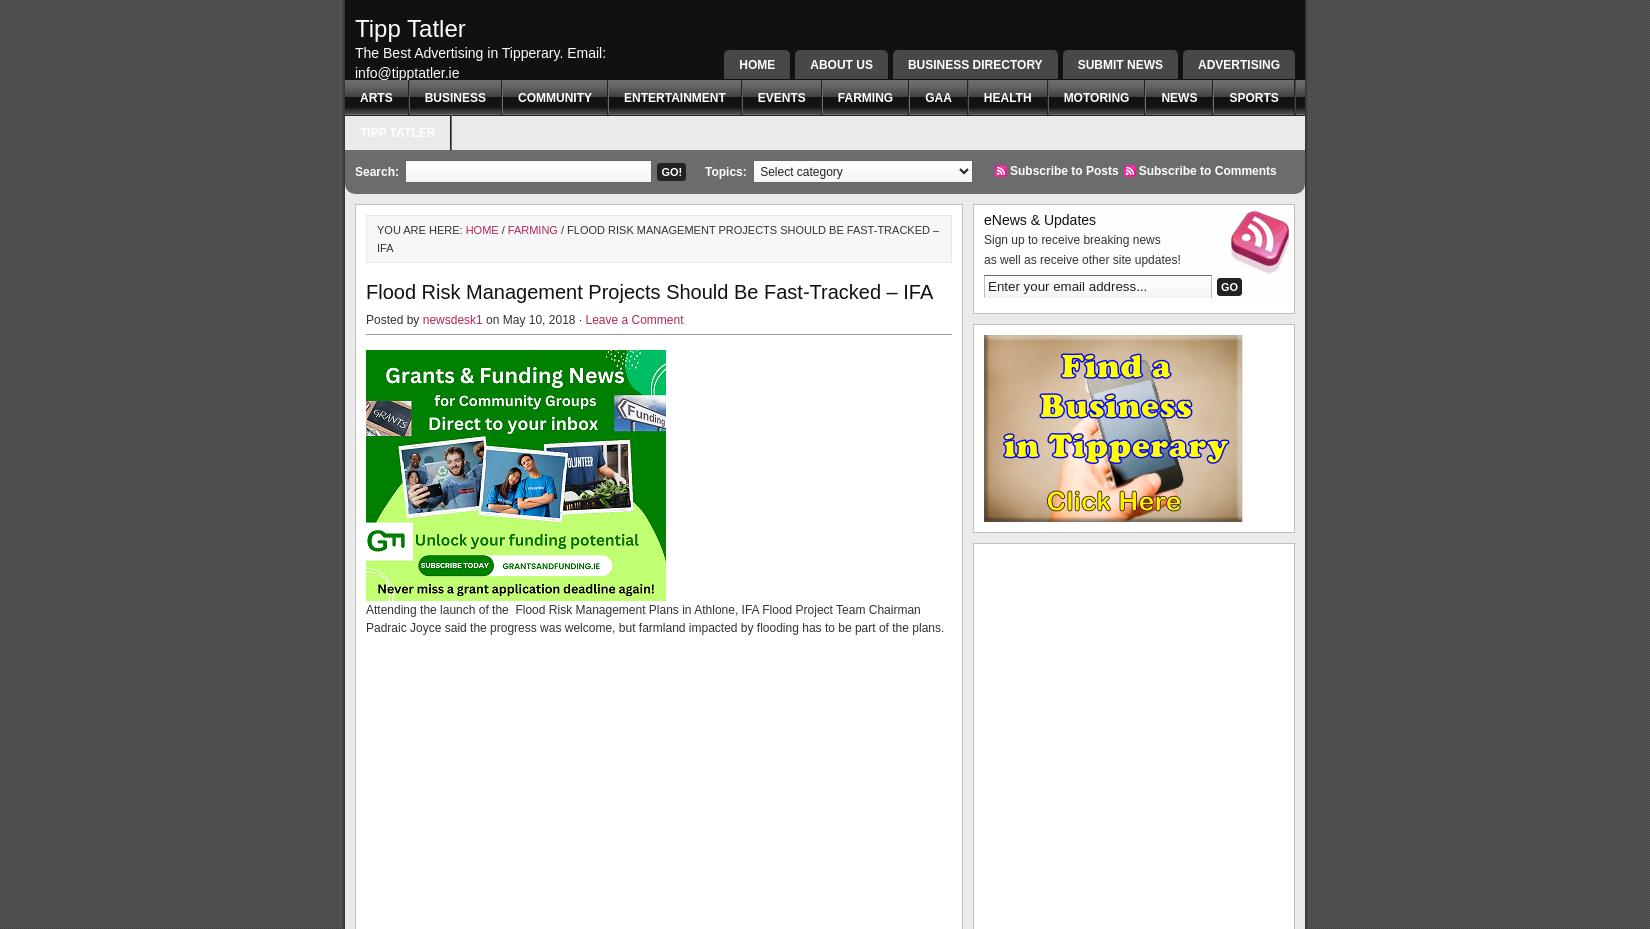 The height and width of the screenshot is (929, 1650). What do you see at coordinates (1238, 64) in the screenshot?
I see `'Advertising'` at bounding box center [1238, 64].